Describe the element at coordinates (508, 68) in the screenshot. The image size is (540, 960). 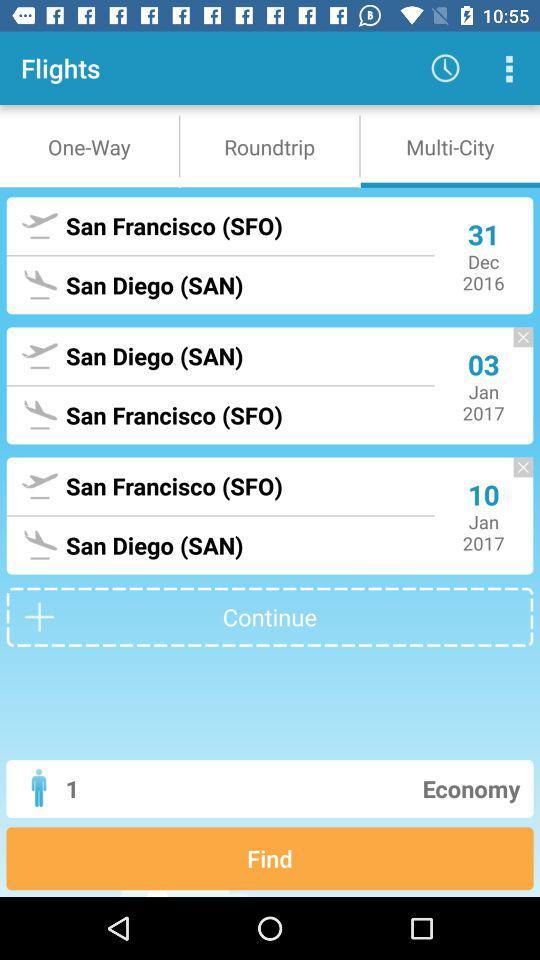
I see `icon above multi-city` at that location.